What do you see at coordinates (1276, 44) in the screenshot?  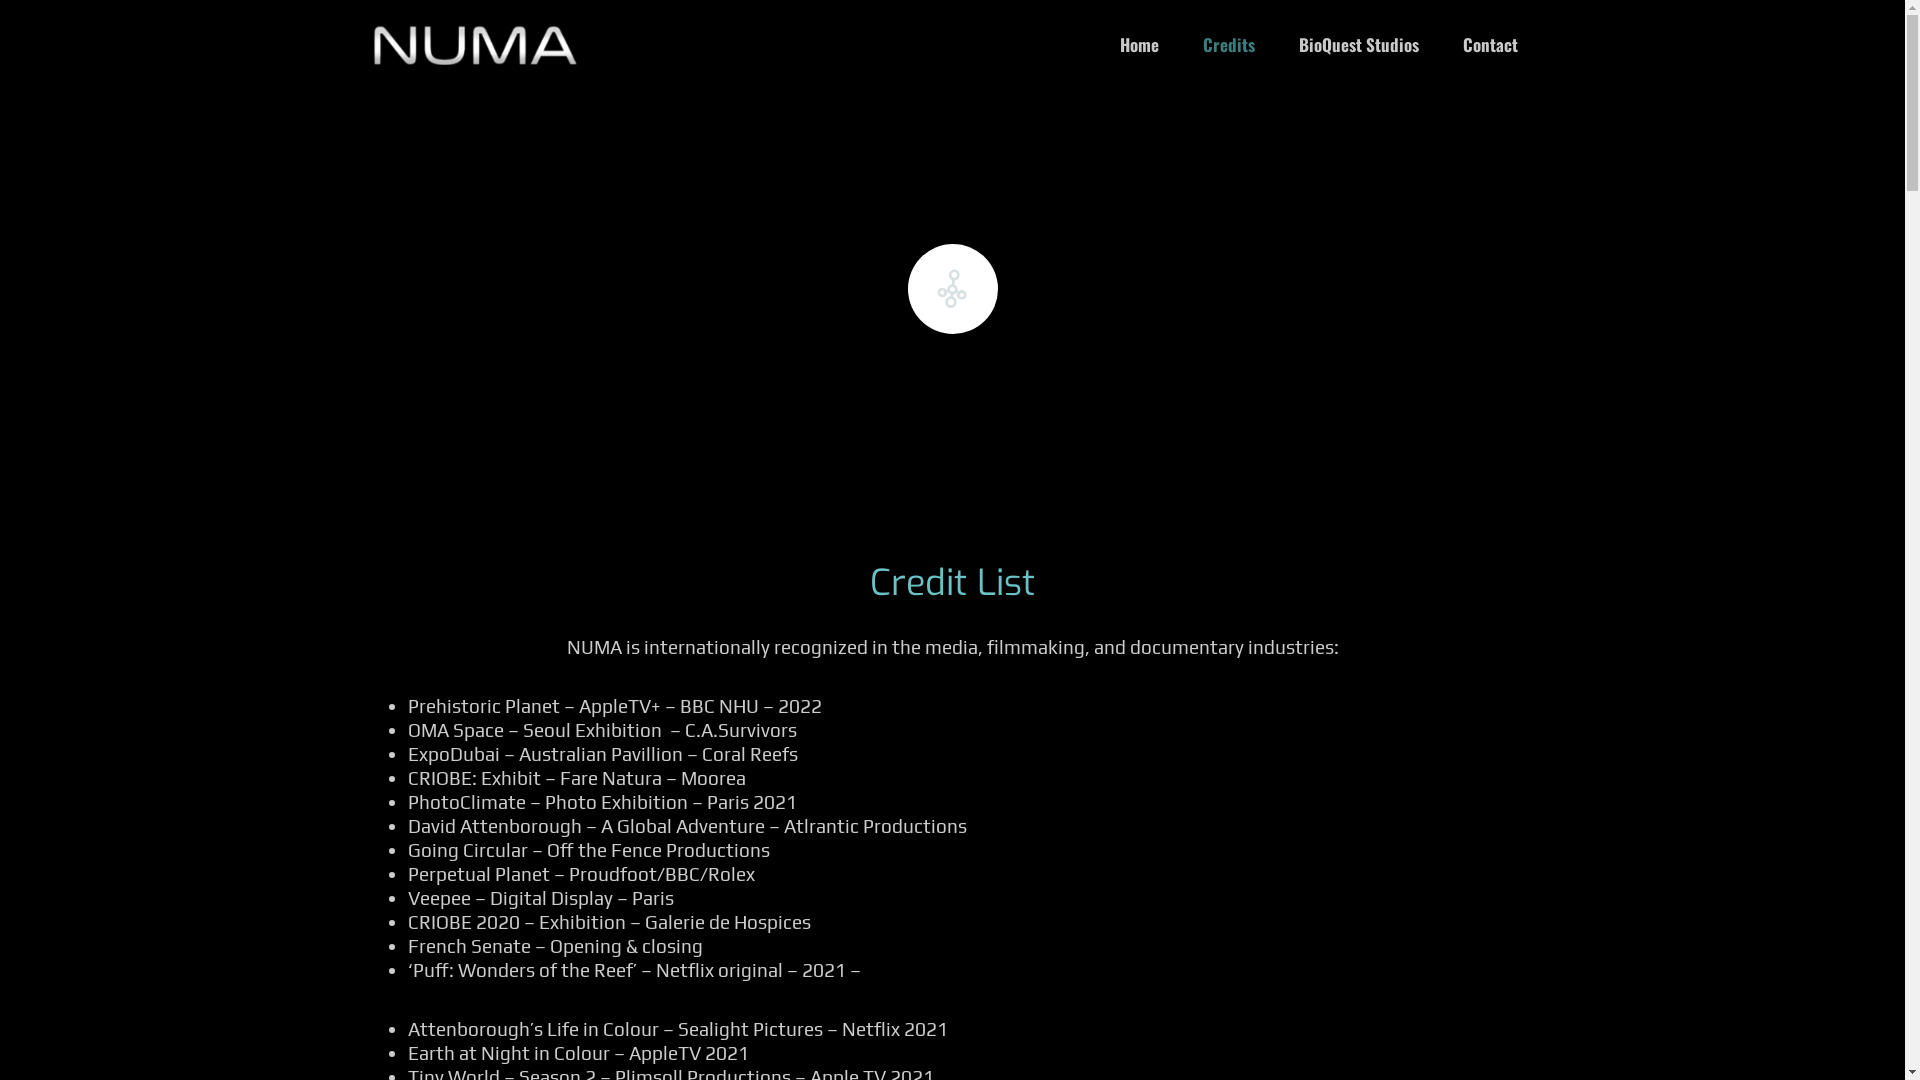 I see `'BioQuest Studios'` at bounding box center [1276, 44].